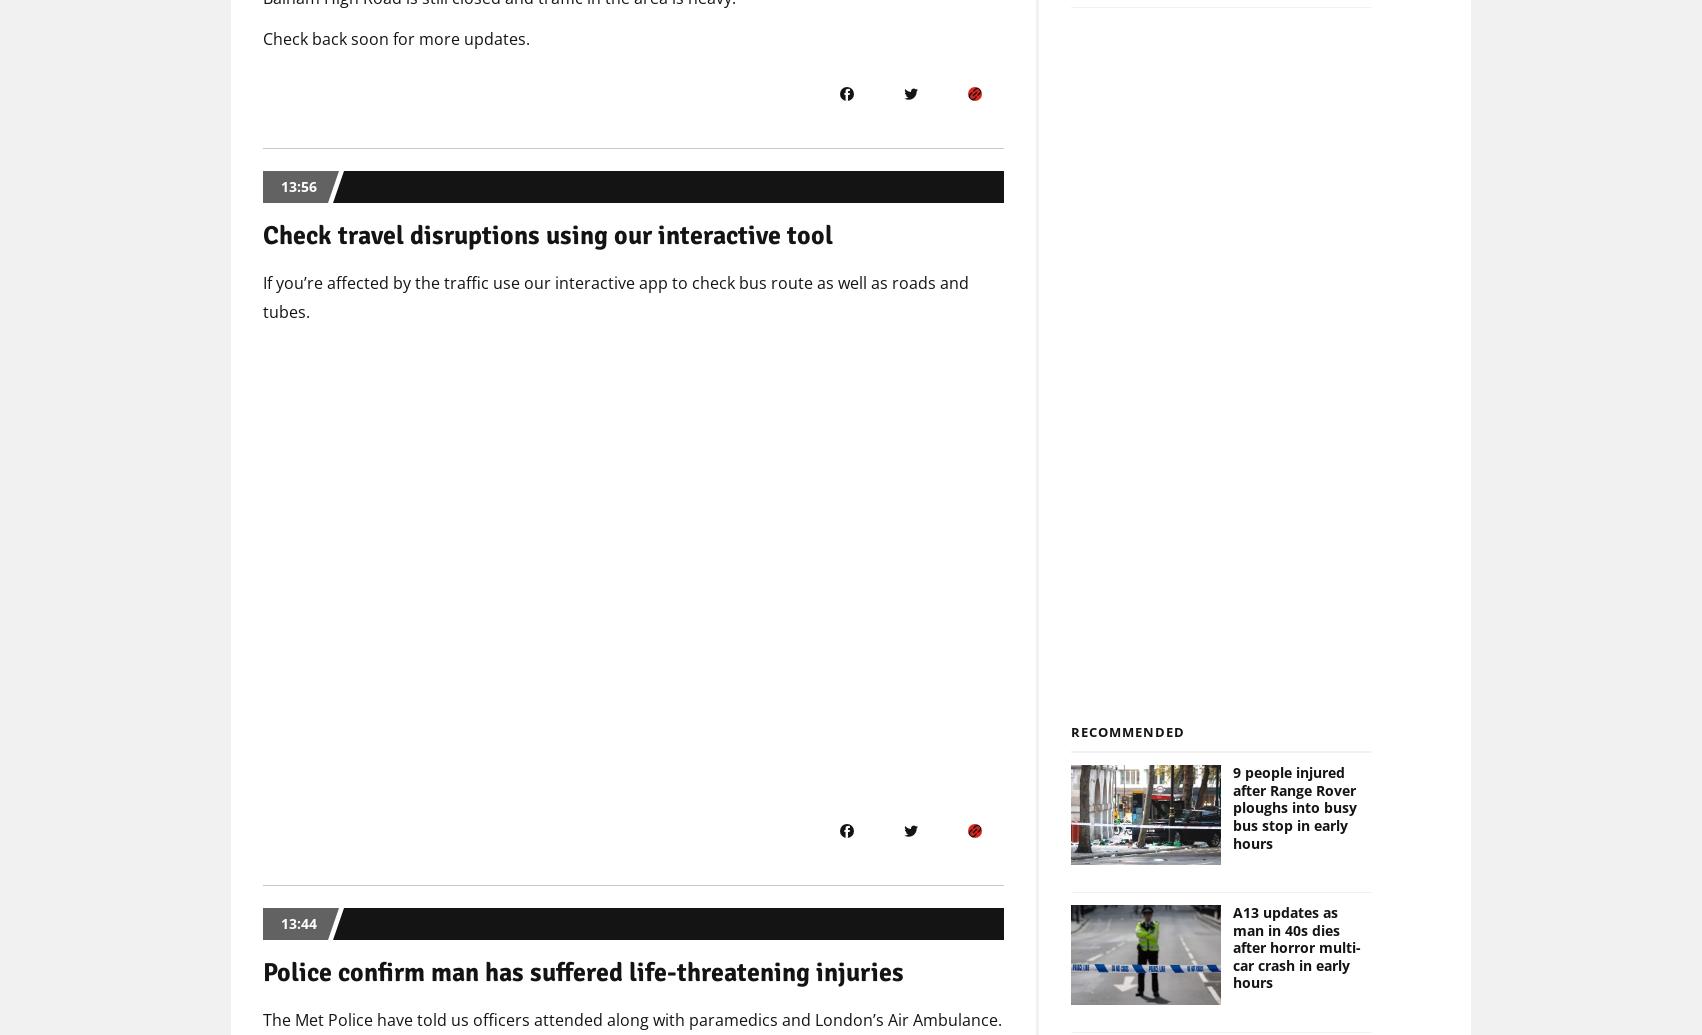 Image resolution: width=1702 pixels, height=1035 pixels. I want to click on 'If you’re affected by the traffic use our interactive app to check bus route as well as roads and tubes.', so click(615, 297).